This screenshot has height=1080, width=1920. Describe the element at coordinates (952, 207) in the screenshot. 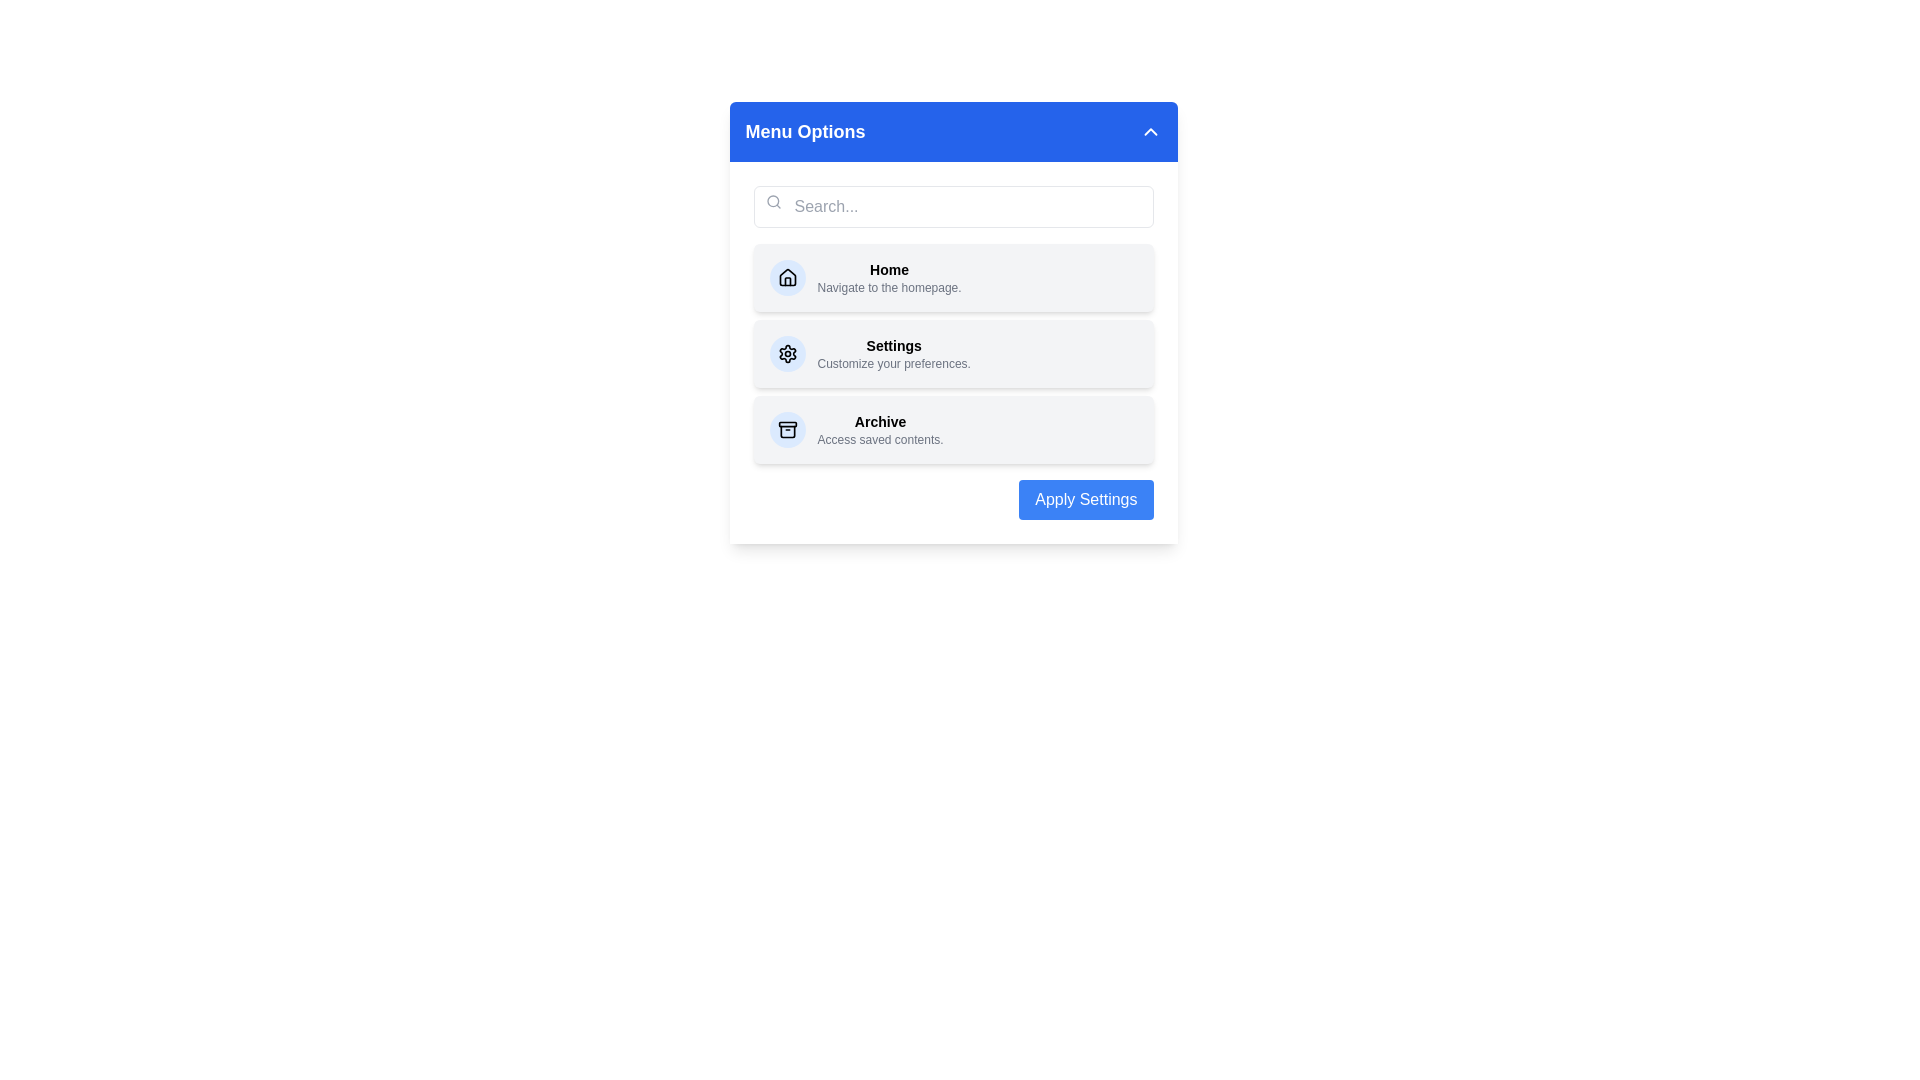

I see `the search bar to focus it` at that location.